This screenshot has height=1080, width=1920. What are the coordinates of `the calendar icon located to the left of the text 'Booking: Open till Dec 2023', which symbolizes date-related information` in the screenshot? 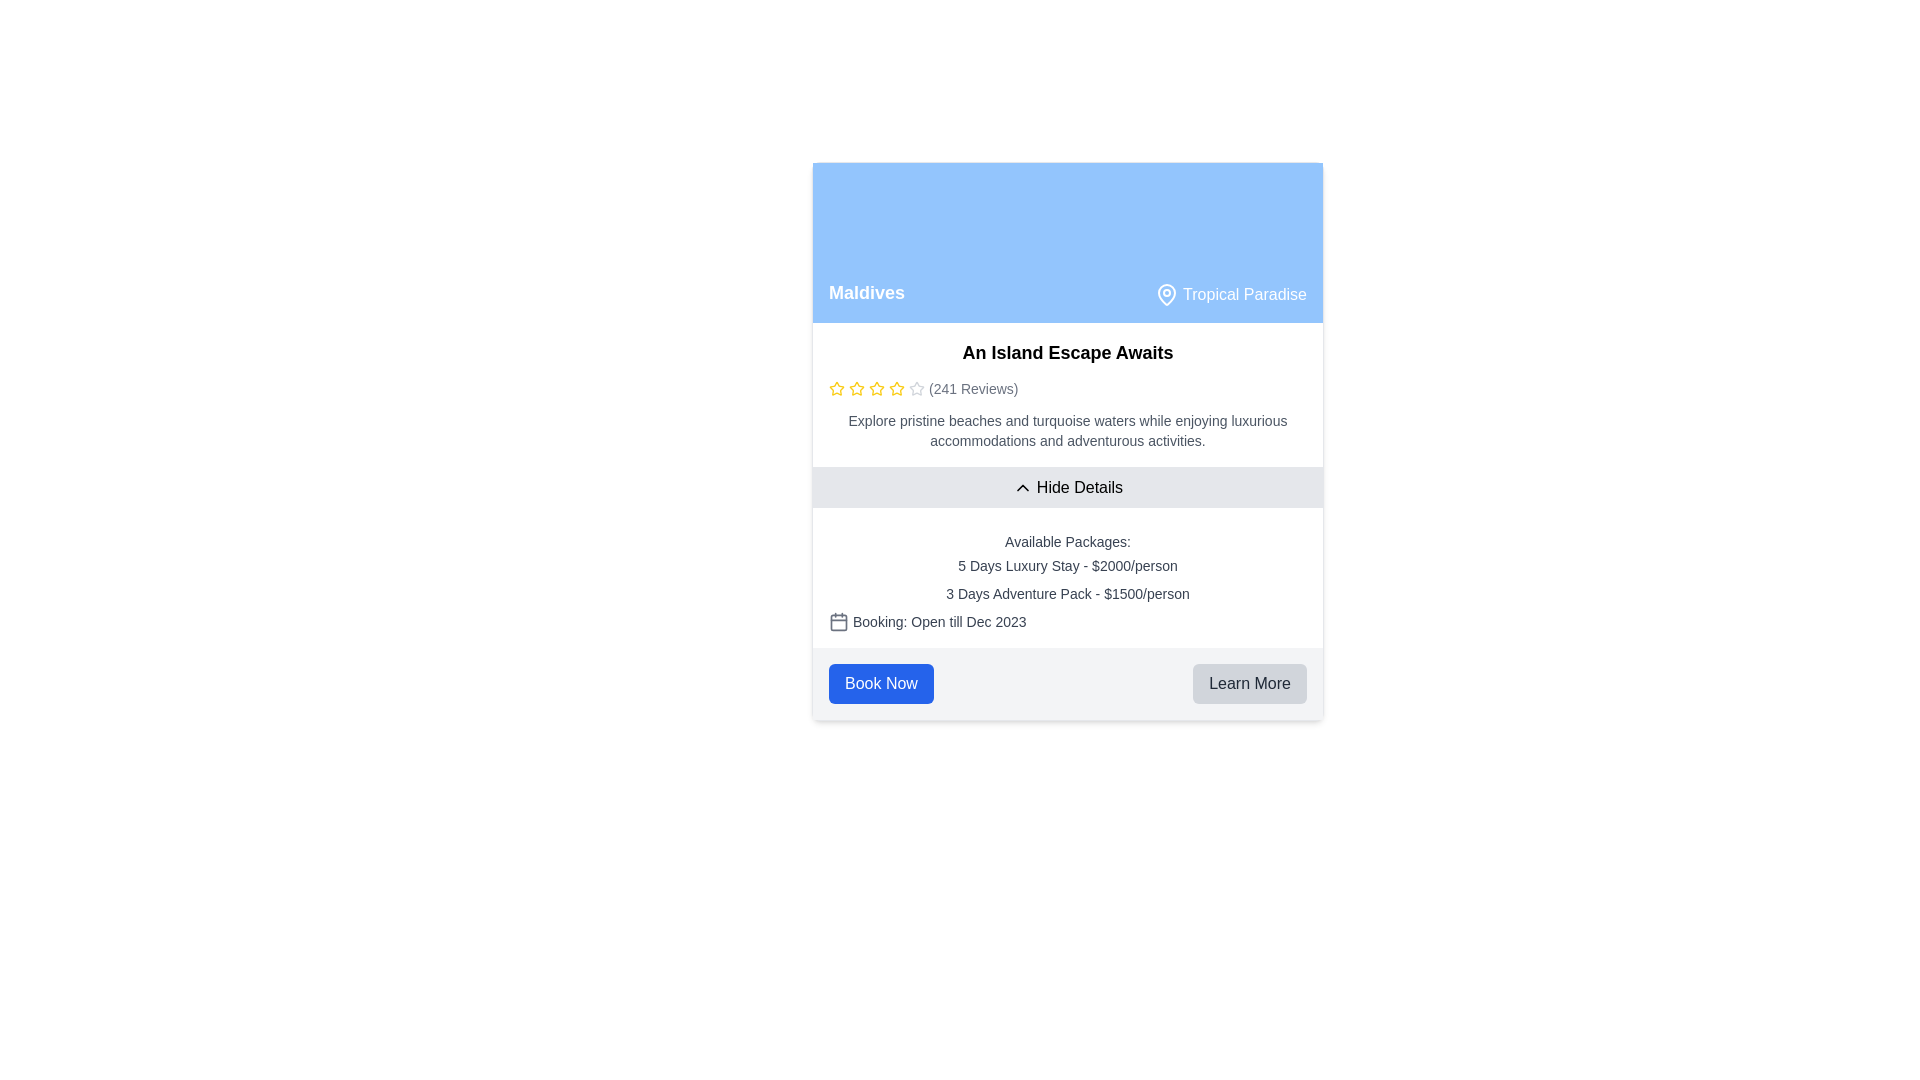 It's located at (839, 620).